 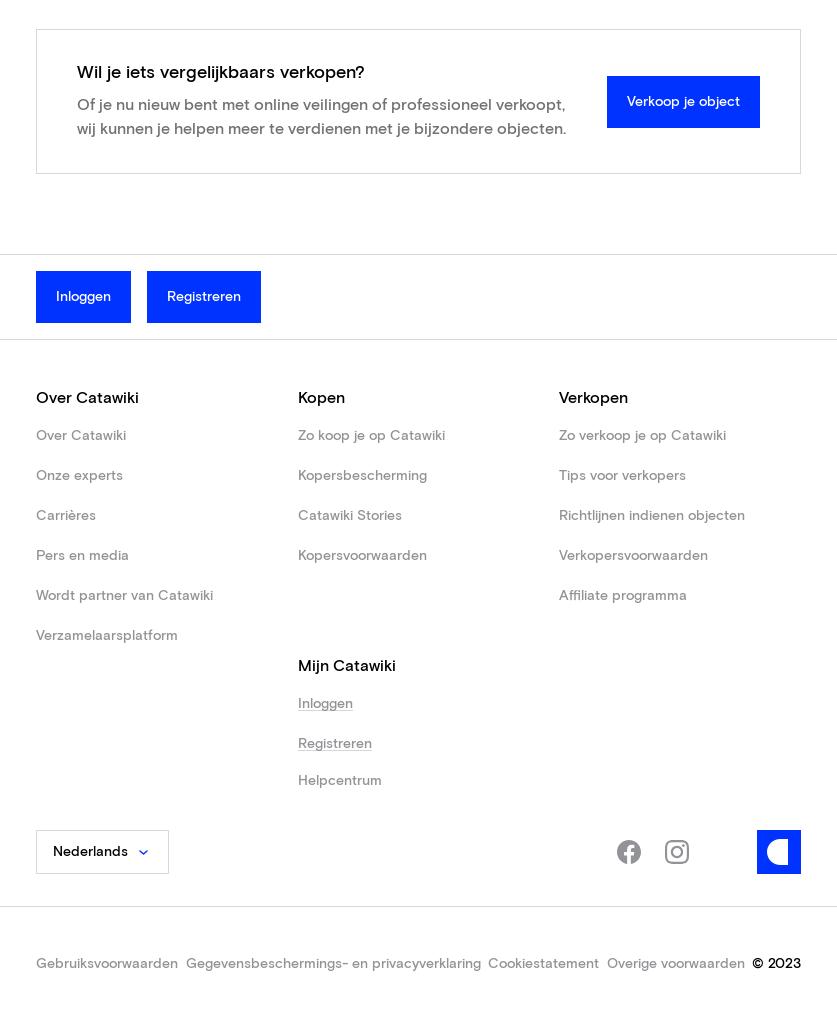 What do you see at coordinates (361, 474) in the screenshot?
I see `'Kopersbescherming'` at bounding box center [361, 474].